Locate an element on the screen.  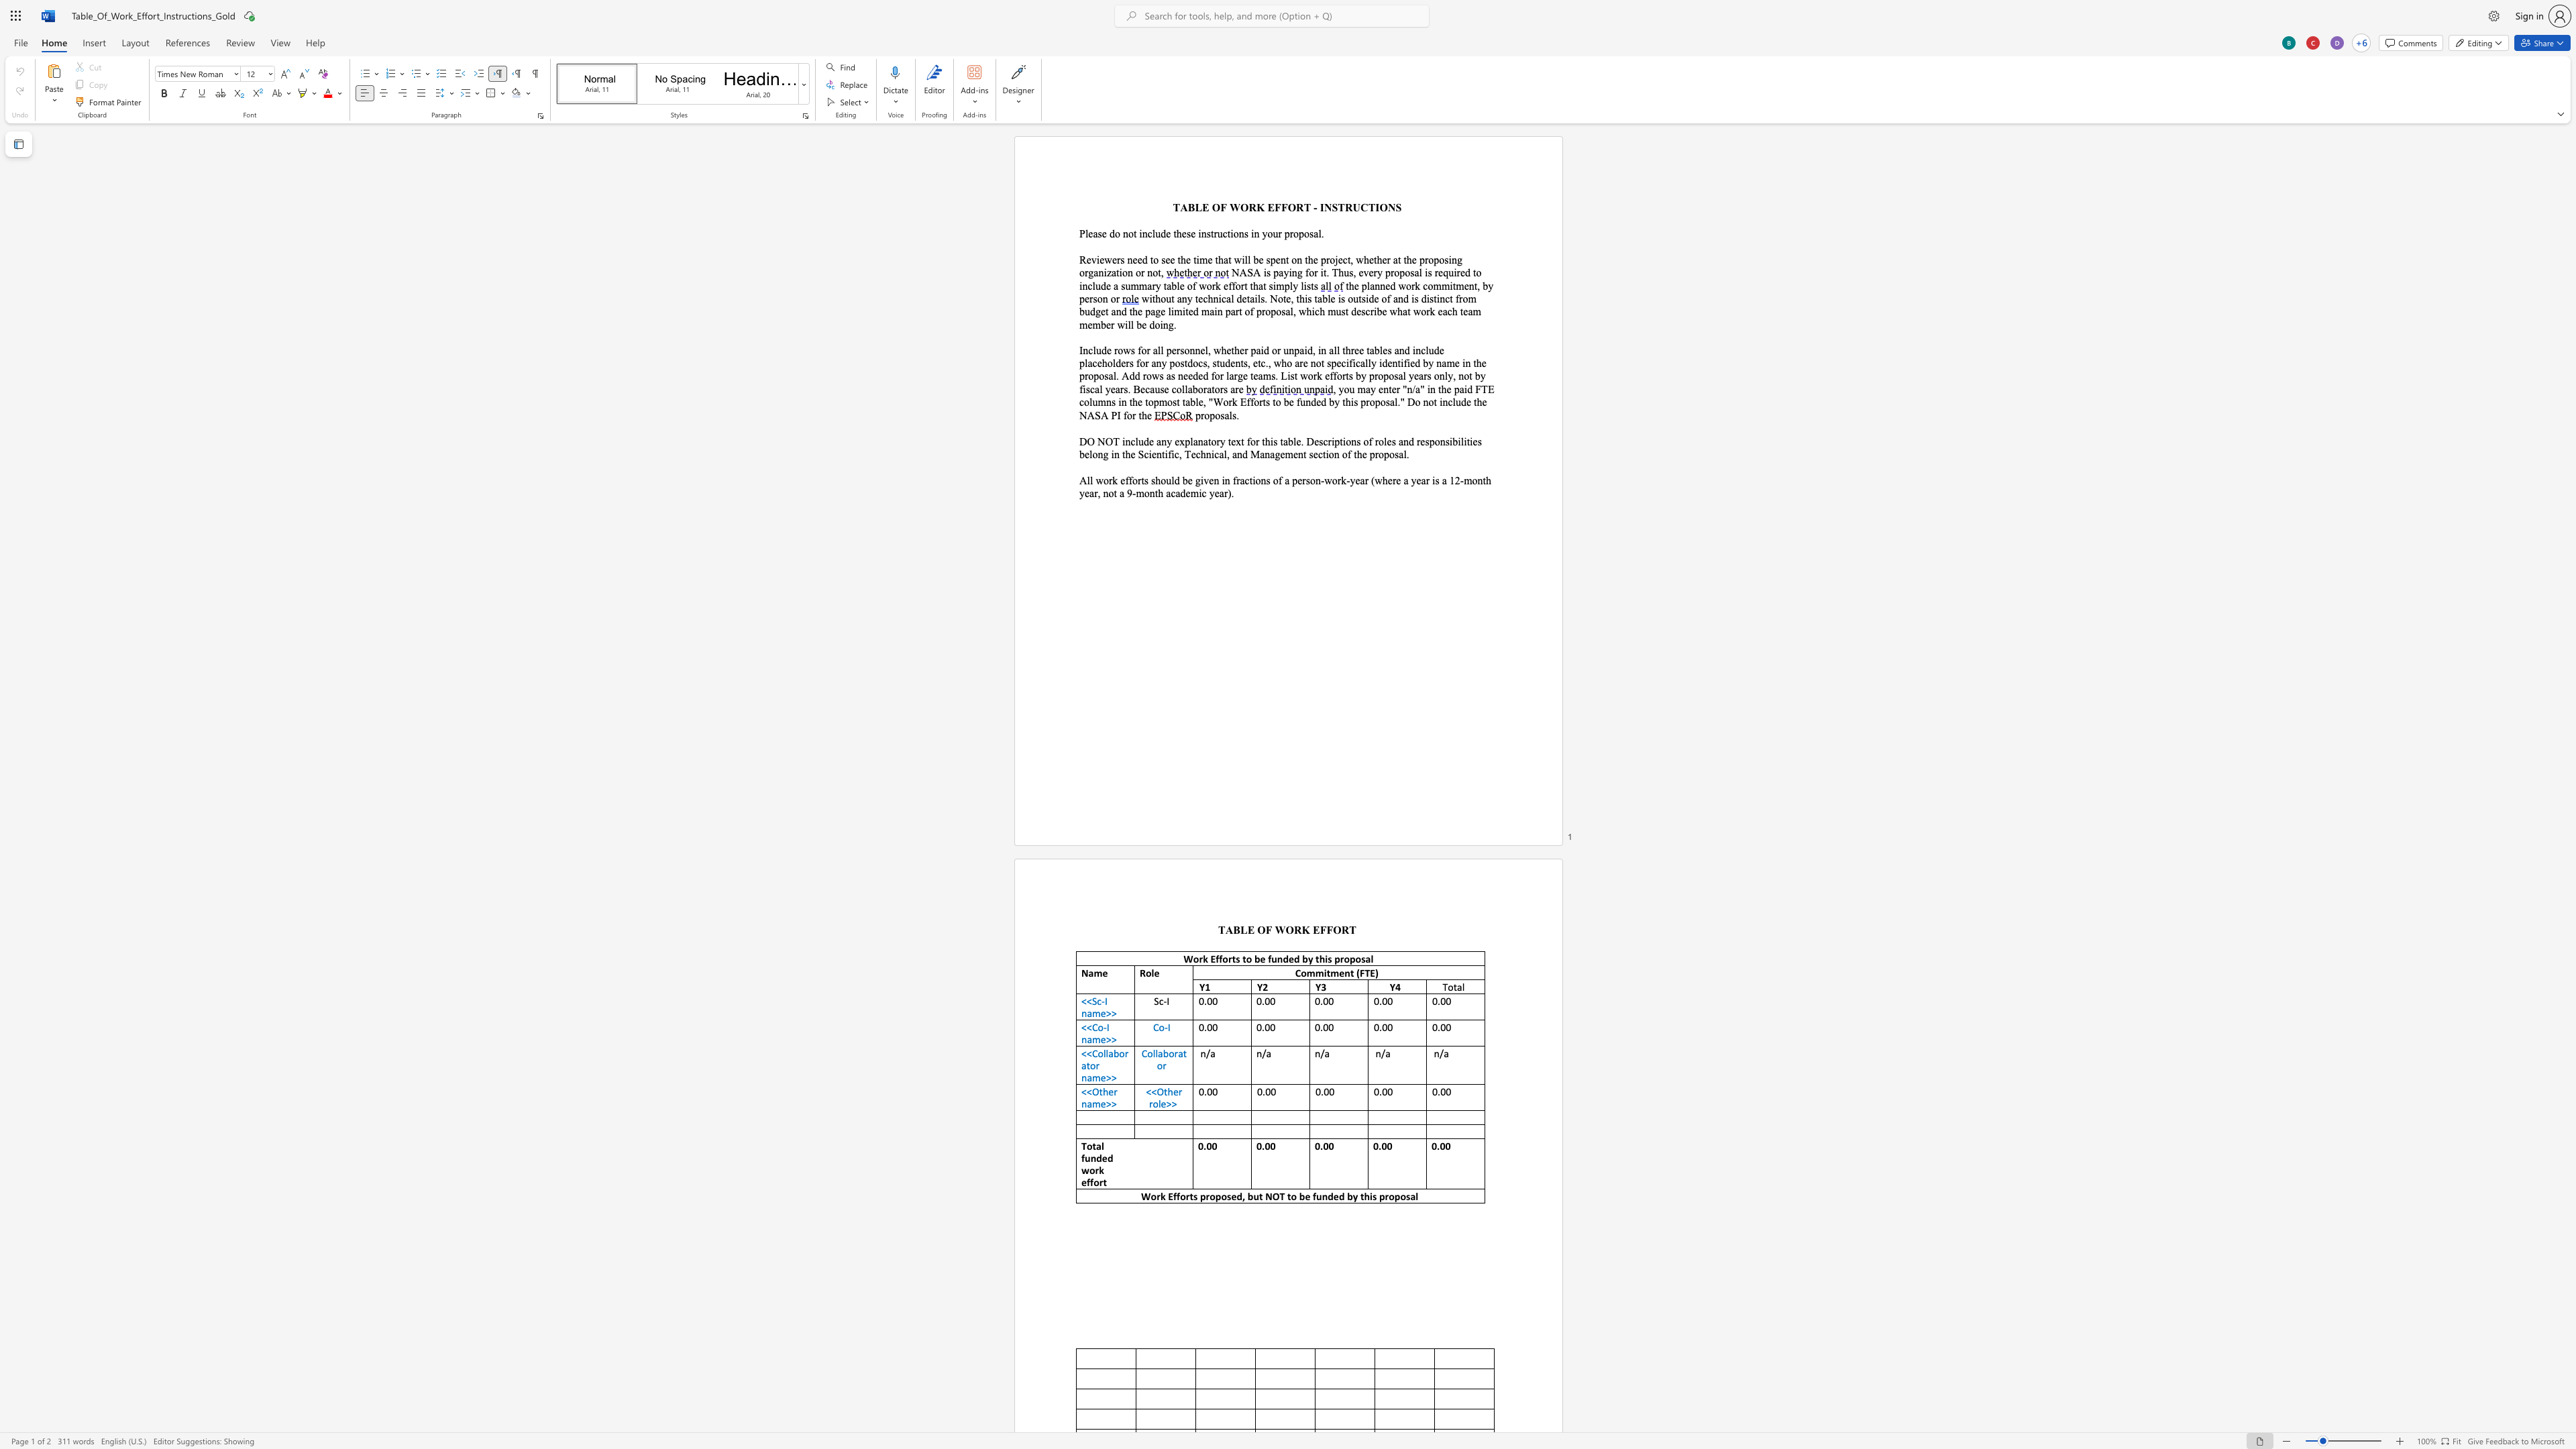
the space between the continuous character "n" and "s" in the text is located at coordinates (1264, 480).